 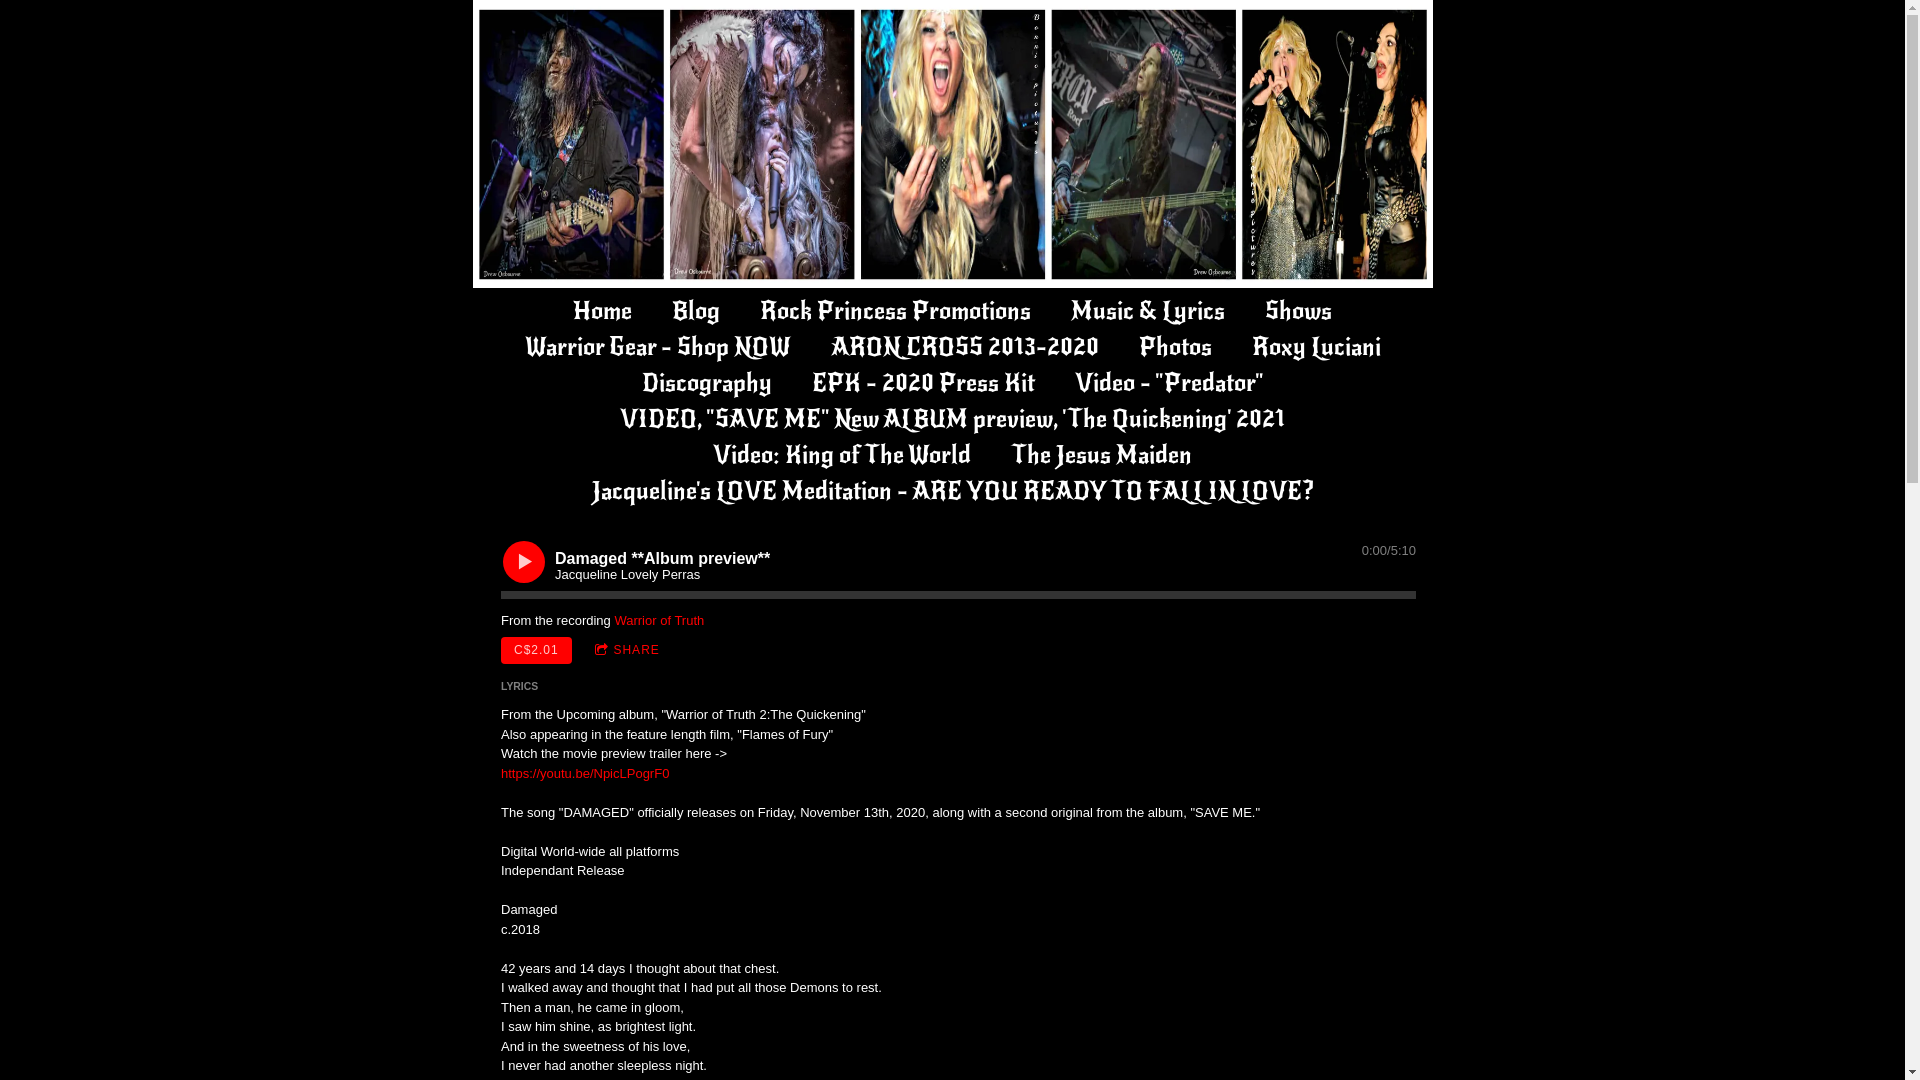 I want to click on 'Blog', so click(x=672, y=311).